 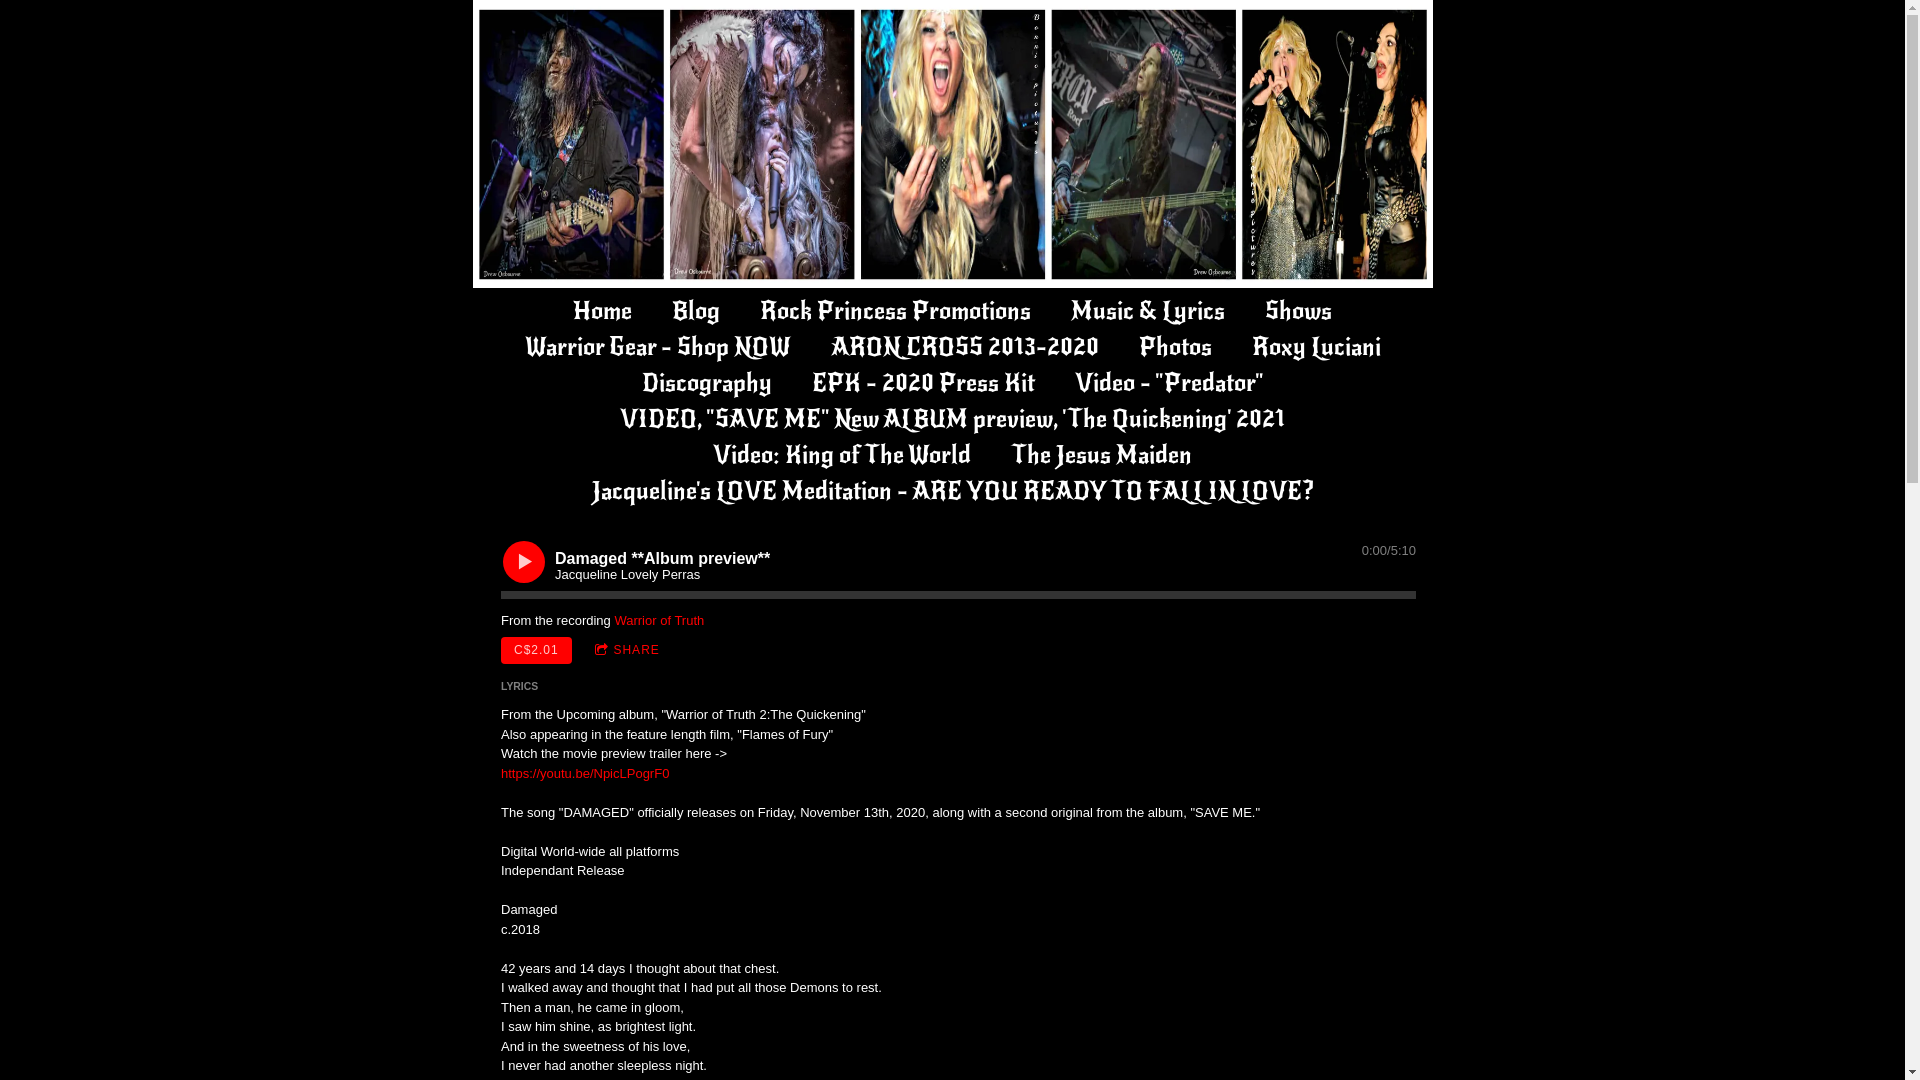 I want to click on 'Blog', so click(x=672, y=311).